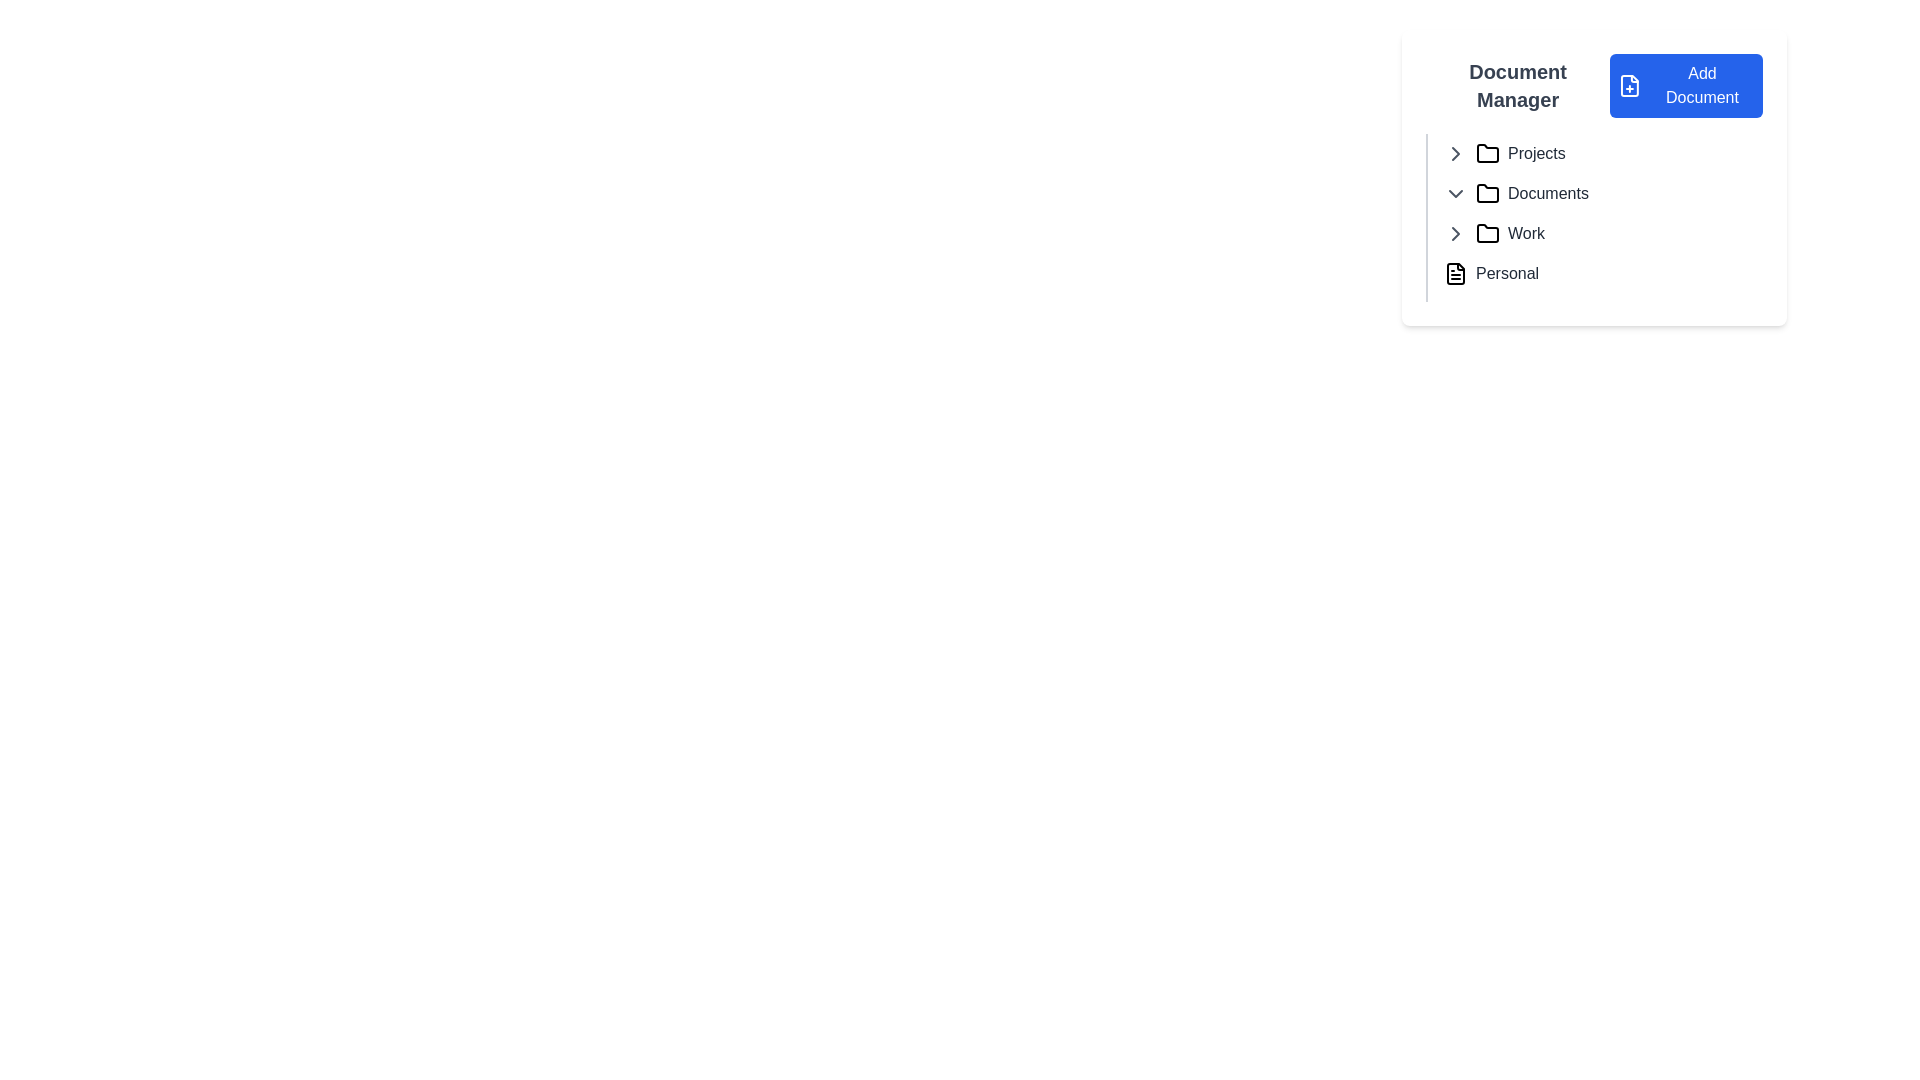 This screenshot has width=1920, height=1080. I want to click on the text label displaying 'Work' in gray color located in the third level of the sidebar menu under 'Documents', positioned to the right of the folder icon, so click(1525, 233).